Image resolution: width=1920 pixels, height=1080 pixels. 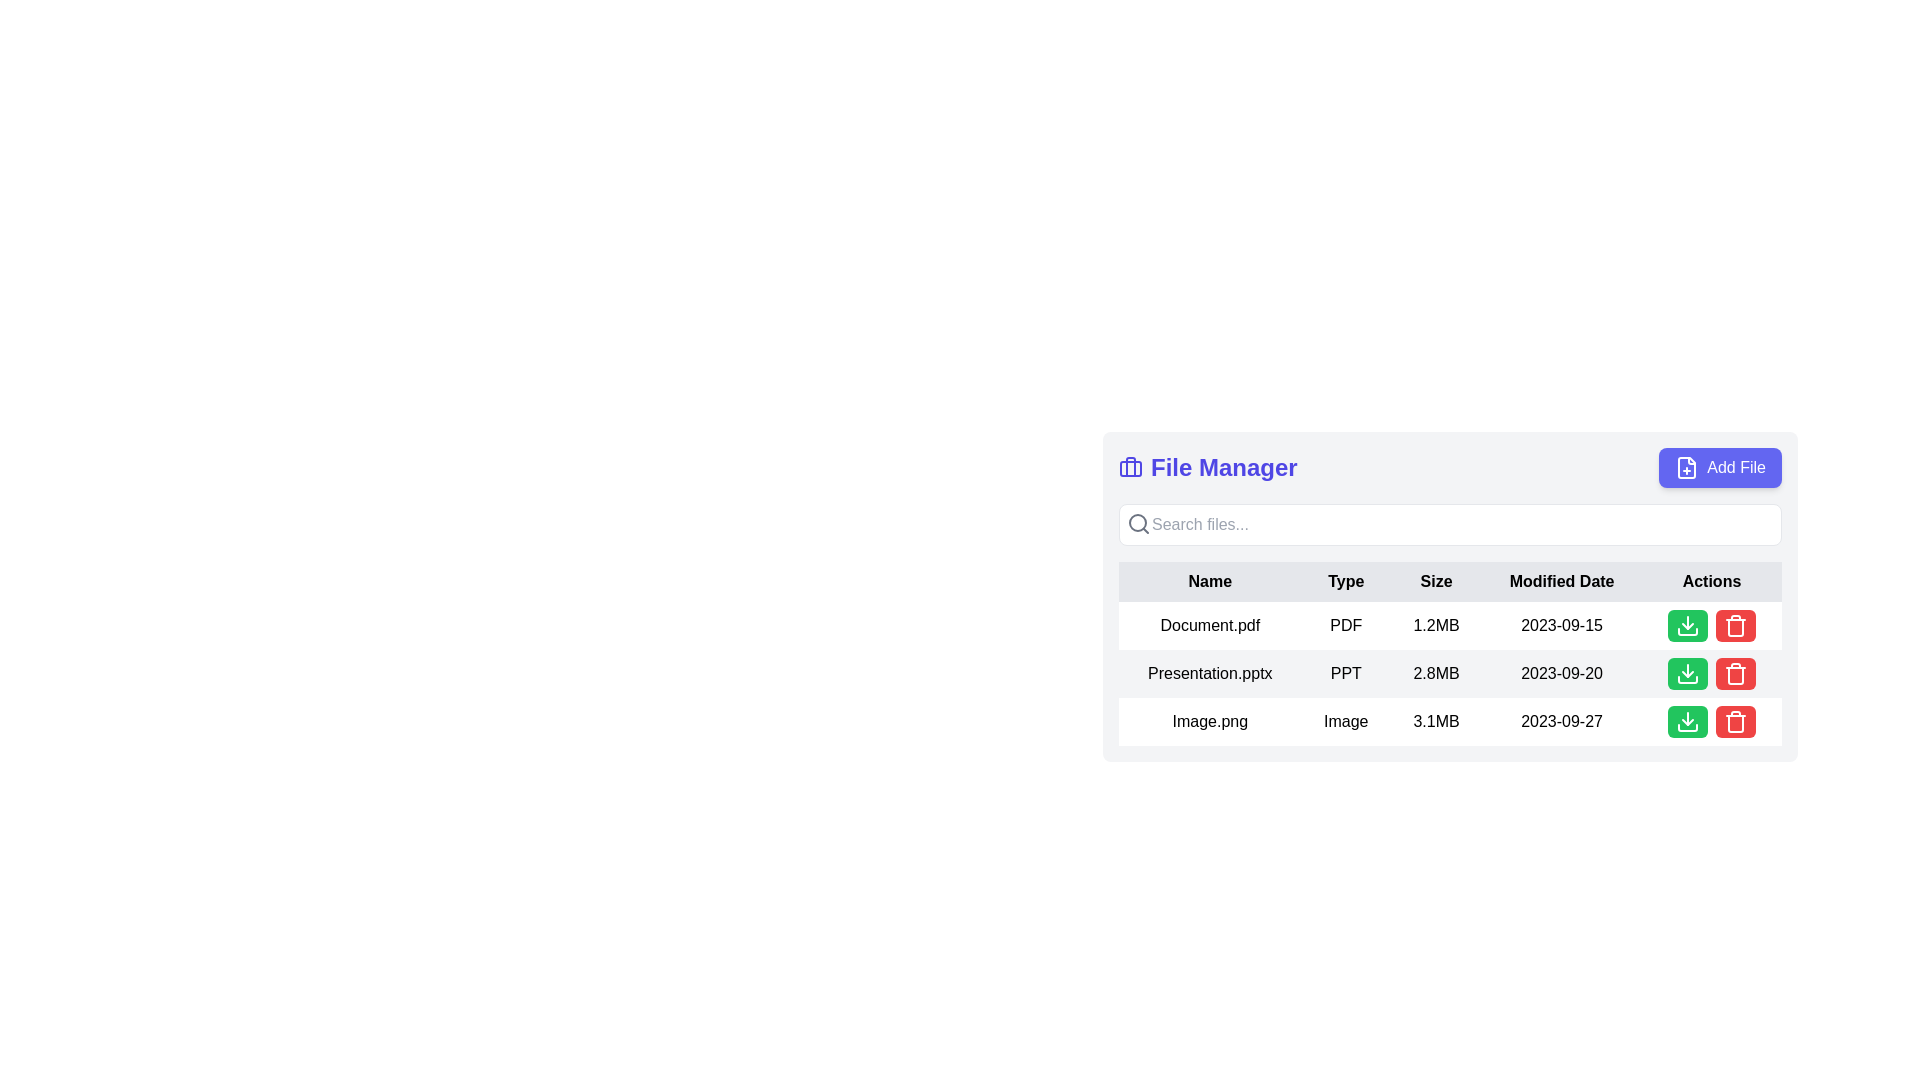 I want to click on the download icon styled with a downward-pointing arrow and a horizontal line beneath it, located within the green button in the 'Actions' column of the 'File Manager' table for the file 'Image.png', so click(x=1687, y=721).